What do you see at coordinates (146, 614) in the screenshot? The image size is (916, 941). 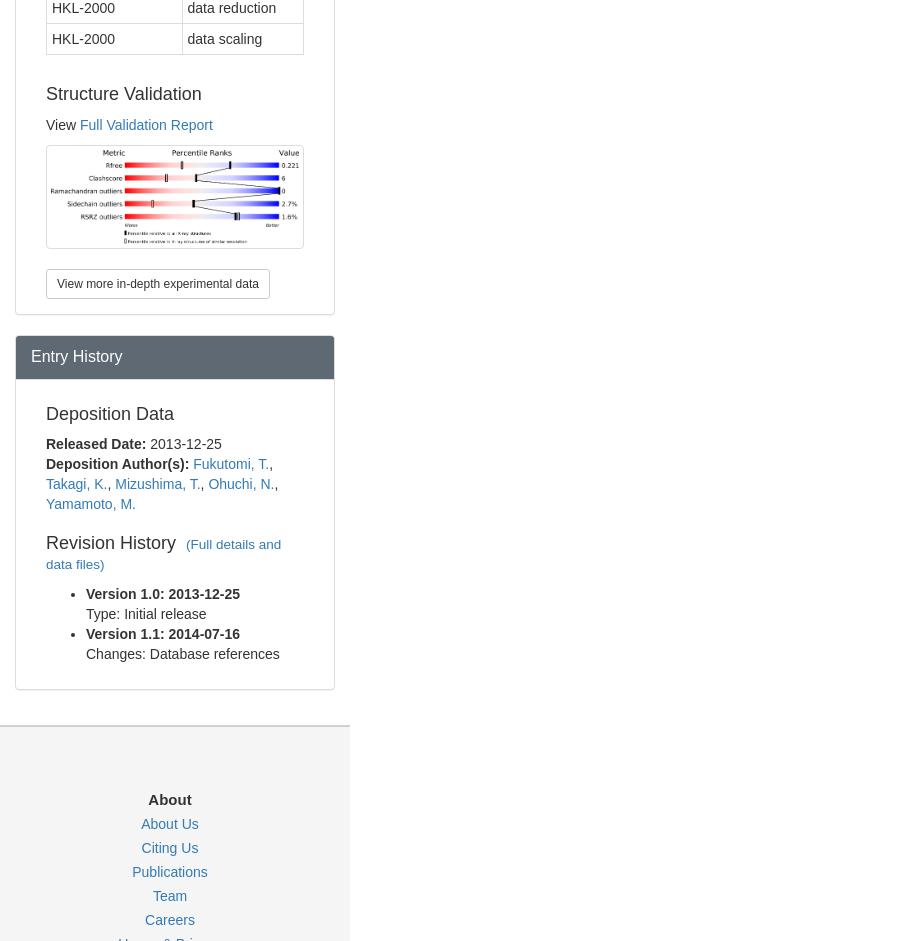 I see `'Type: Initial release'` at bounding box center [146, 614].